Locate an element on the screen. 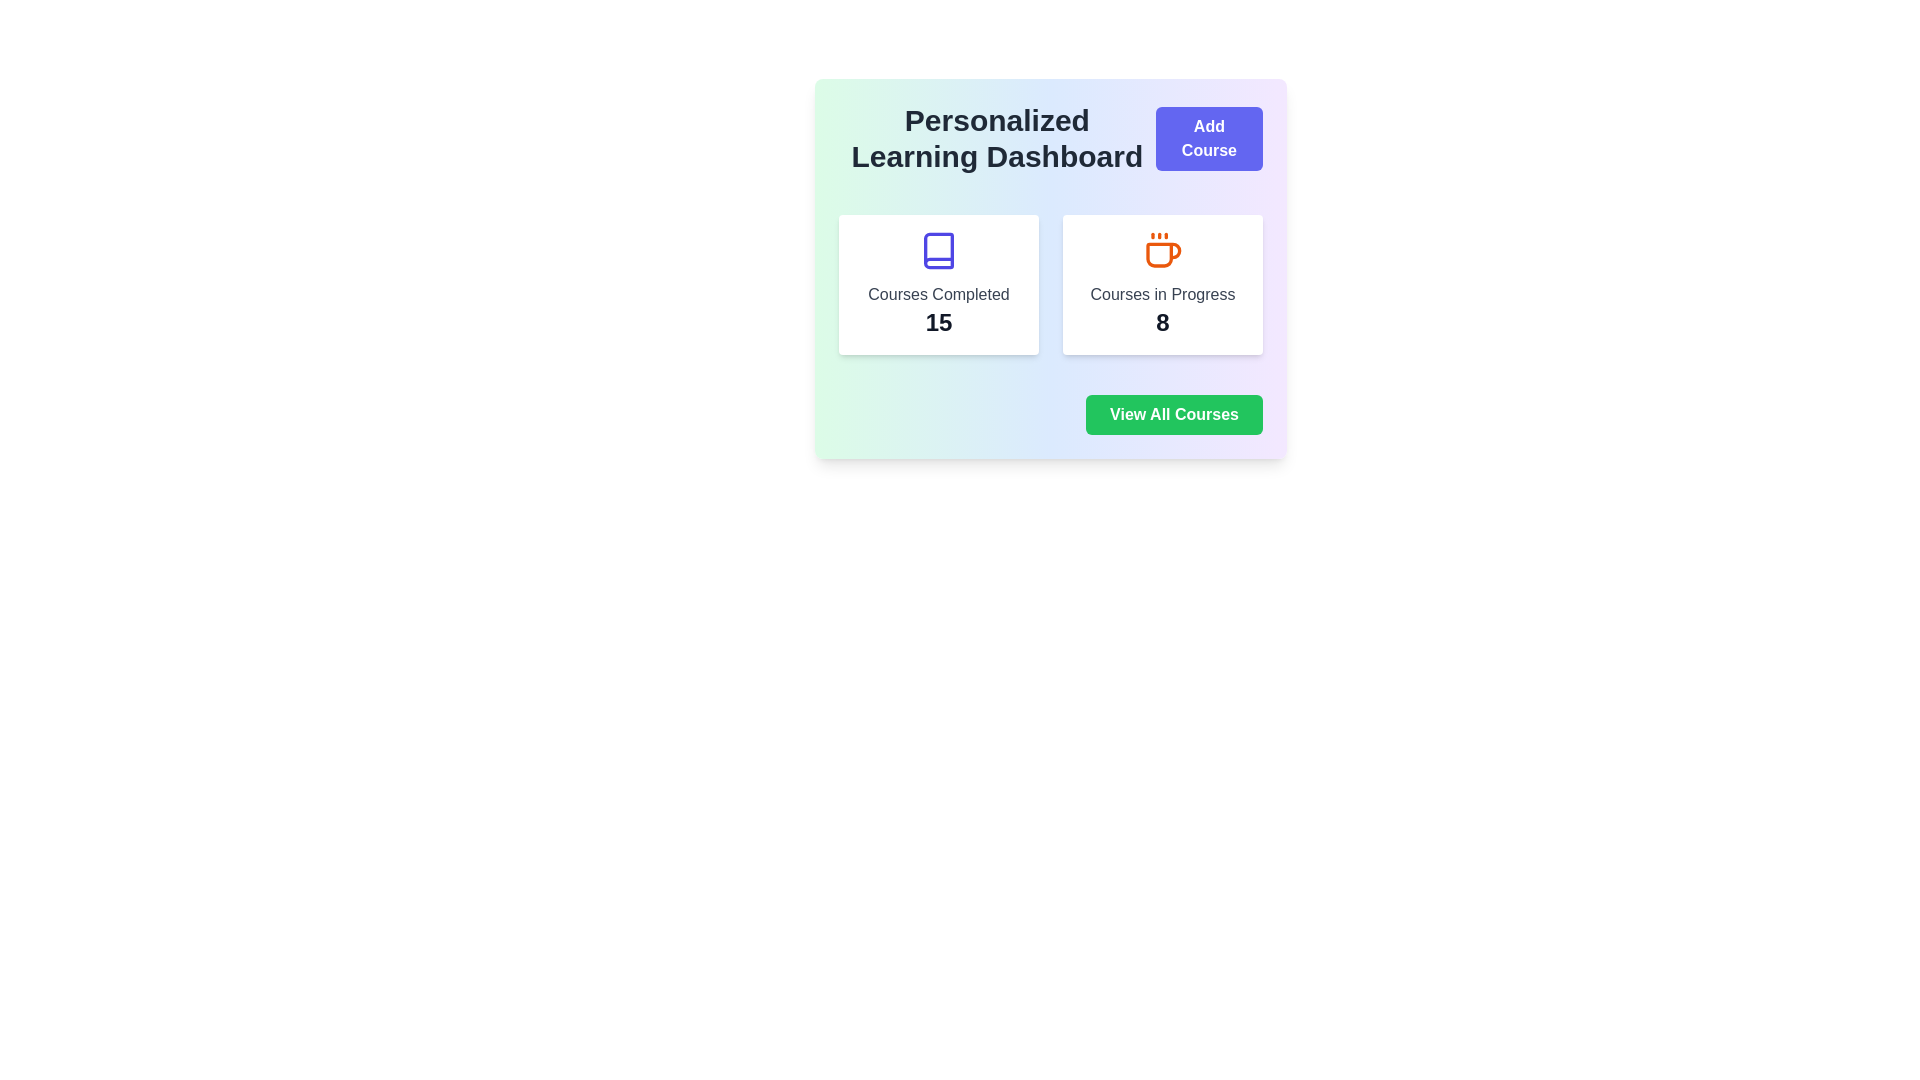  the orange-colored coffee cup icon with a stylized design, which is positioned centrally in the header area of the 'Courses in Progress' card is located at coordinates (1162, 249).